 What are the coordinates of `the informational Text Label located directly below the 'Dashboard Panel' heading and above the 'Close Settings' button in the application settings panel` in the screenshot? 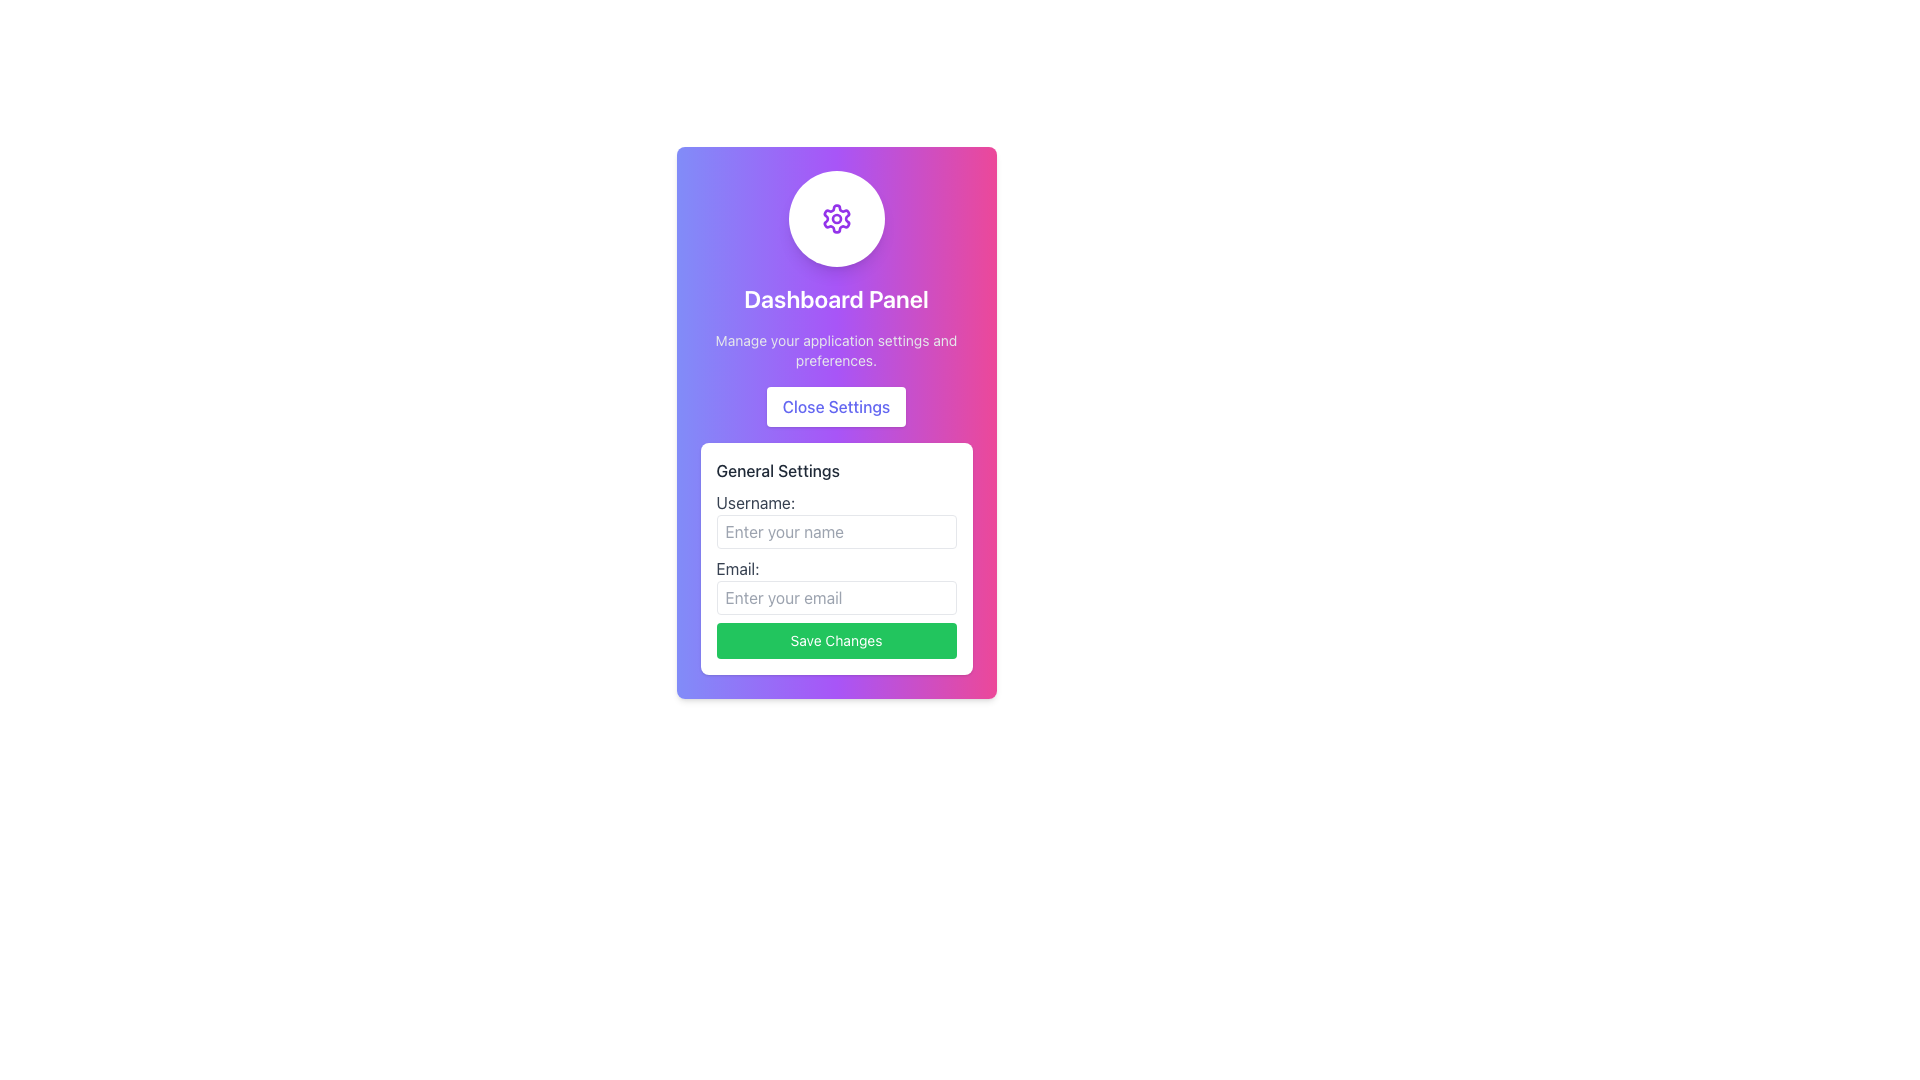 It's located at (836, 350).